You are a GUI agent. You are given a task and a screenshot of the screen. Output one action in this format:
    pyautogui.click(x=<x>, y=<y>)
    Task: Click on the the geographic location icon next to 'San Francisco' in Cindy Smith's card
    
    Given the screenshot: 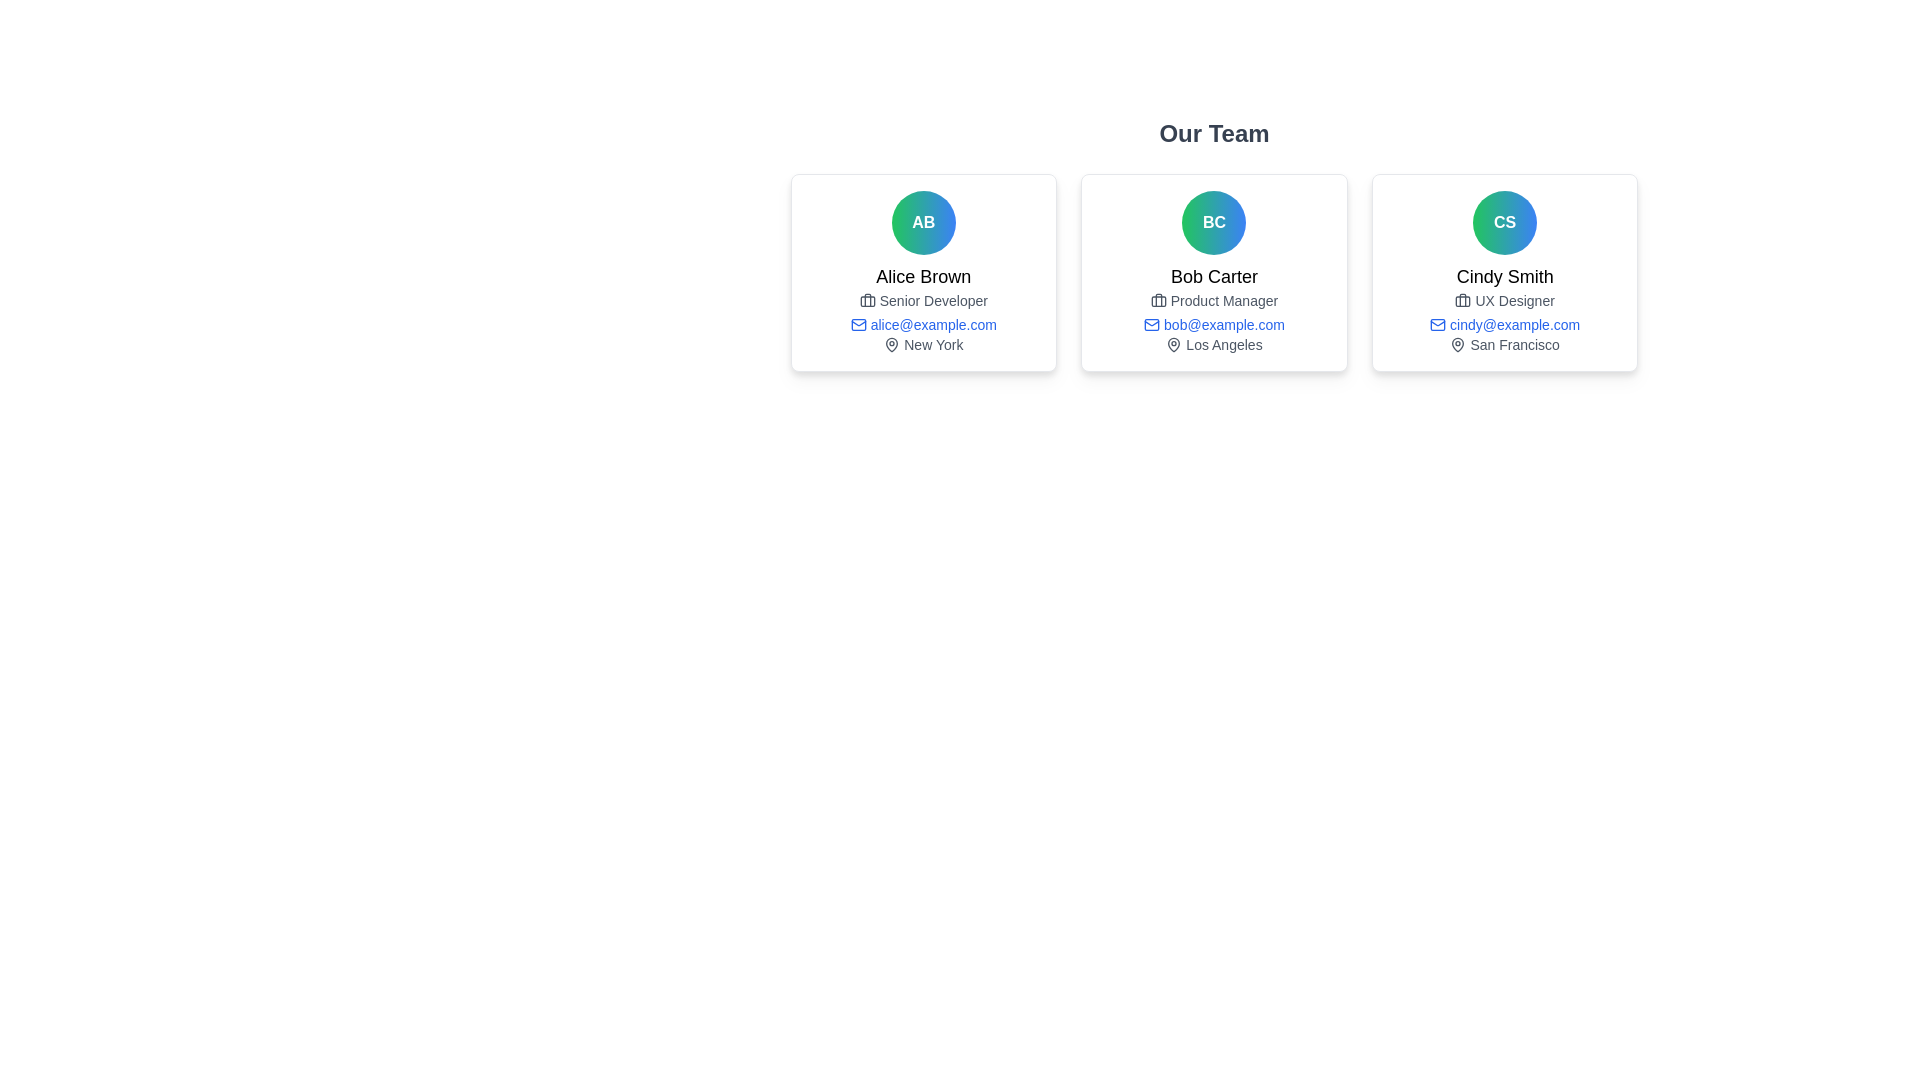 What is the action you would take?
    pyautogui.click(x=1458, y=343)
    